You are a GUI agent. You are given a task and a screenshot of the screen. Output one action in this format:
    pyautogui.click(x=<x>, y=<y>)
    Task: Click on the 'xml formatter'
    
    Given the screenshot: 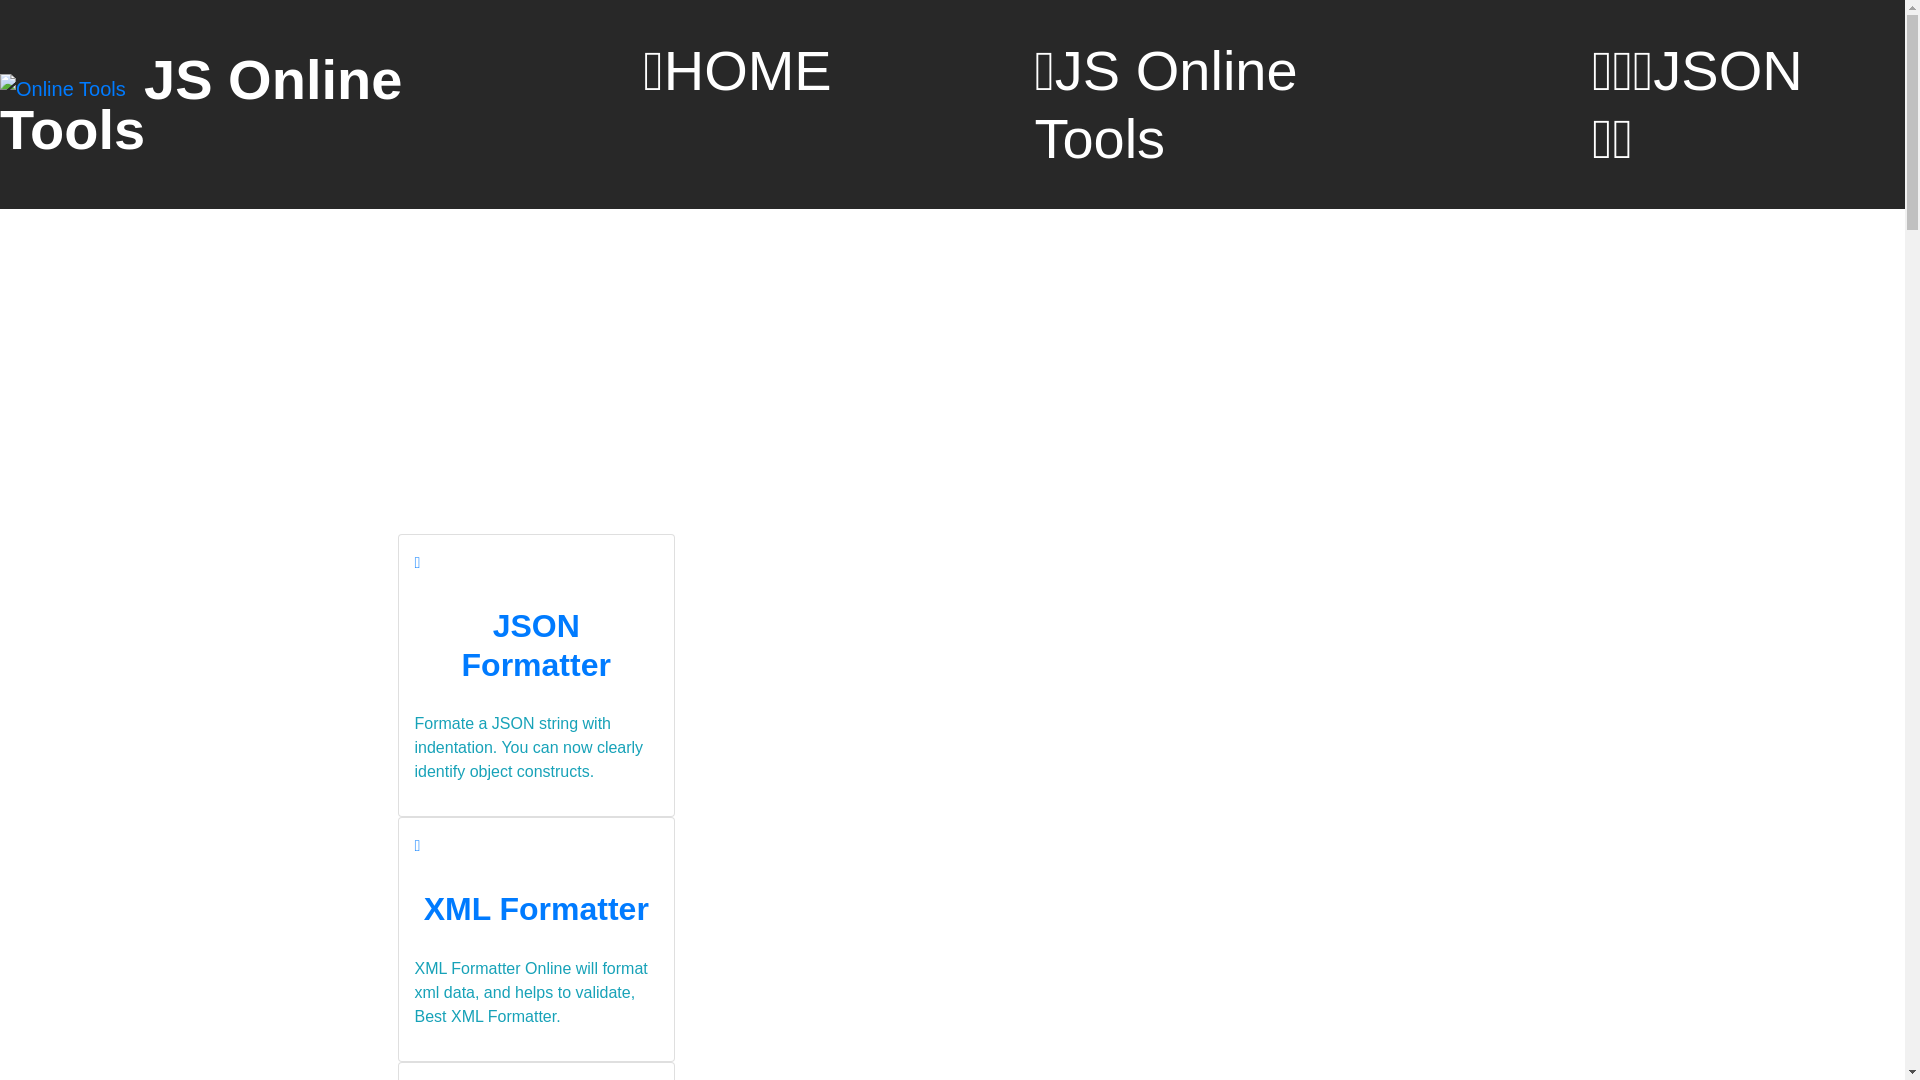 What is the action you would take?
    pyautogui.click(x=412, y=845)
    